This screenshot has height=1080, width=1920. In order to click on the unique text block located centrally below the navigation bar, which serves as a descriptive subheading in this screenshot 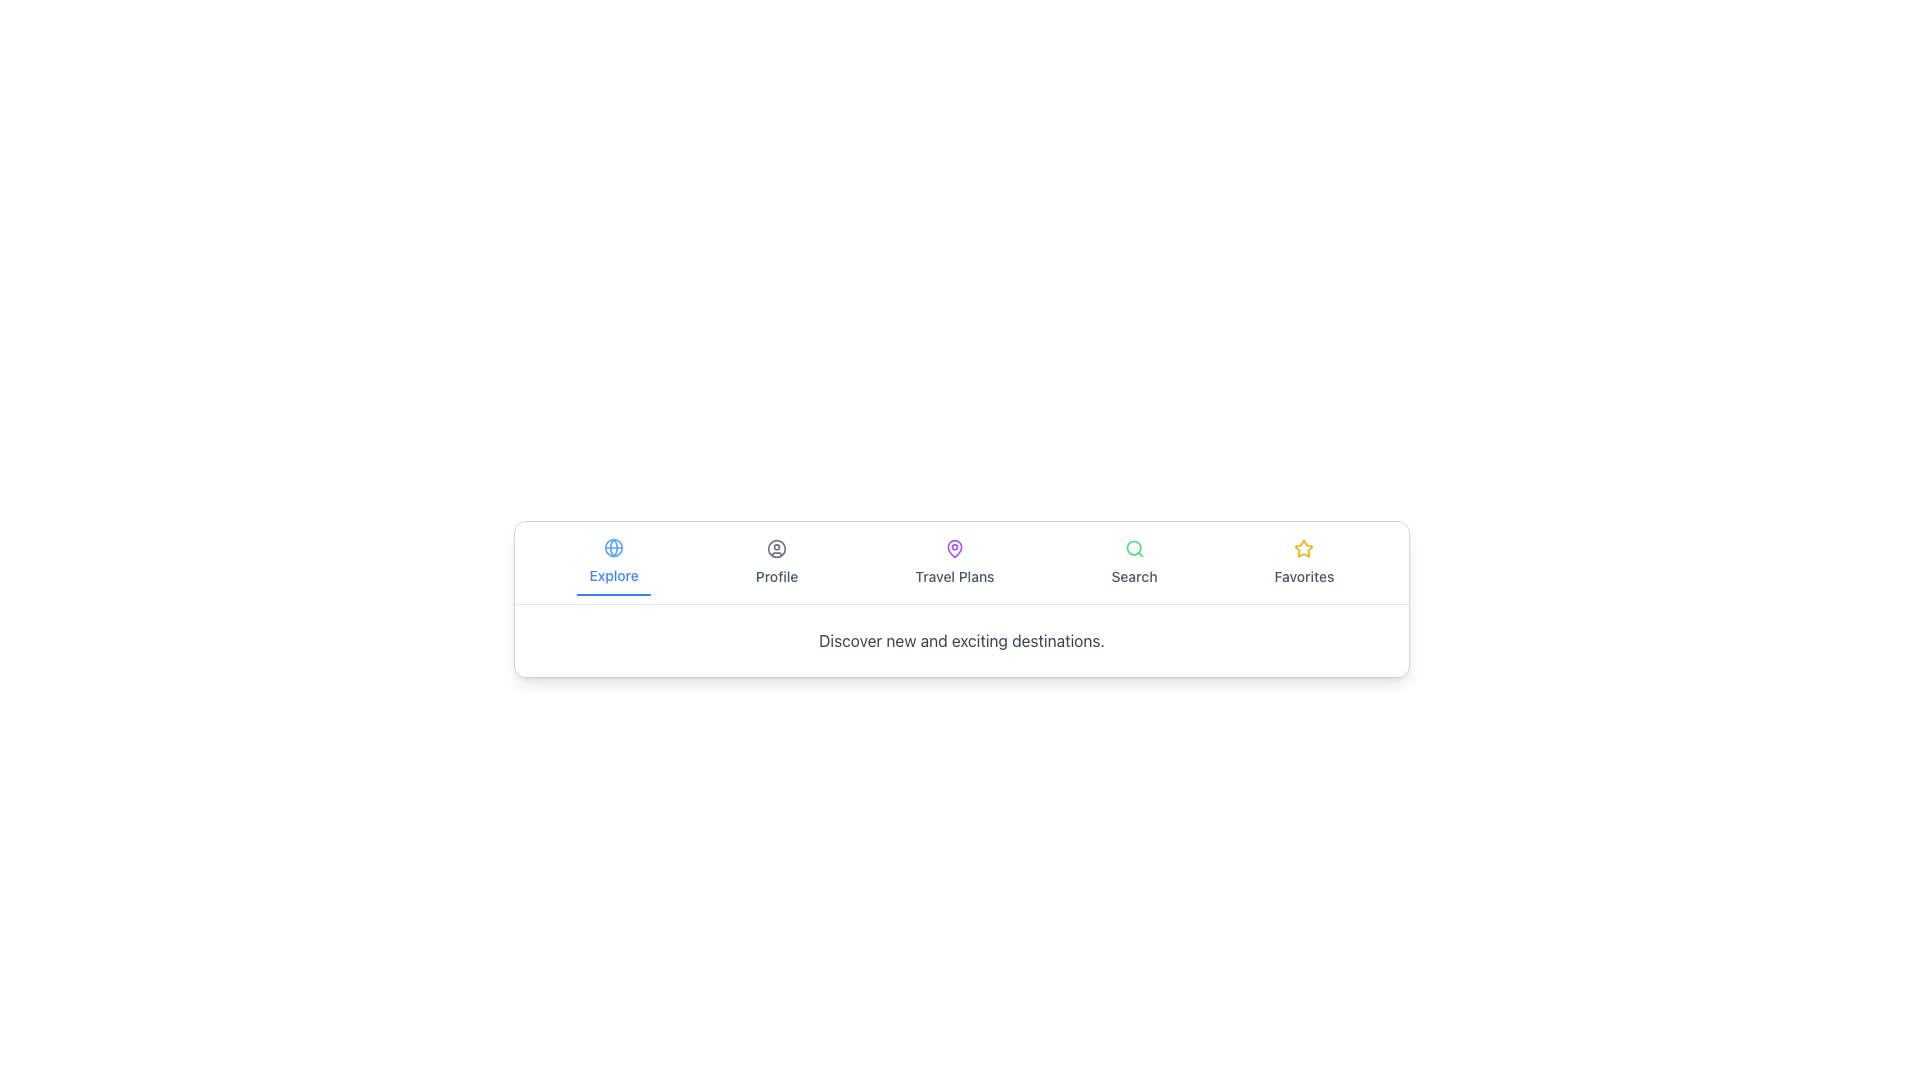, I will do `click(961, 640)`.